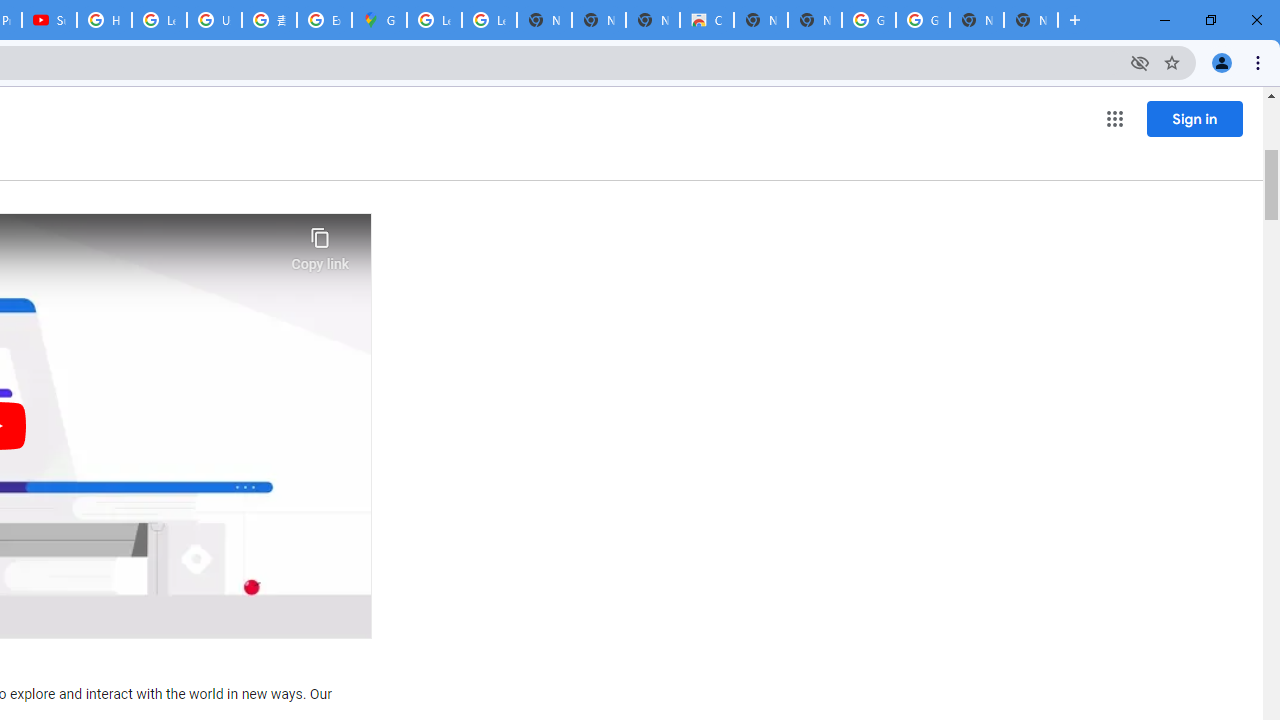  What do you see at coordinates (1209, 20) in the screenshot?
I see `'Restore'` at bounding box center [1209, 20].